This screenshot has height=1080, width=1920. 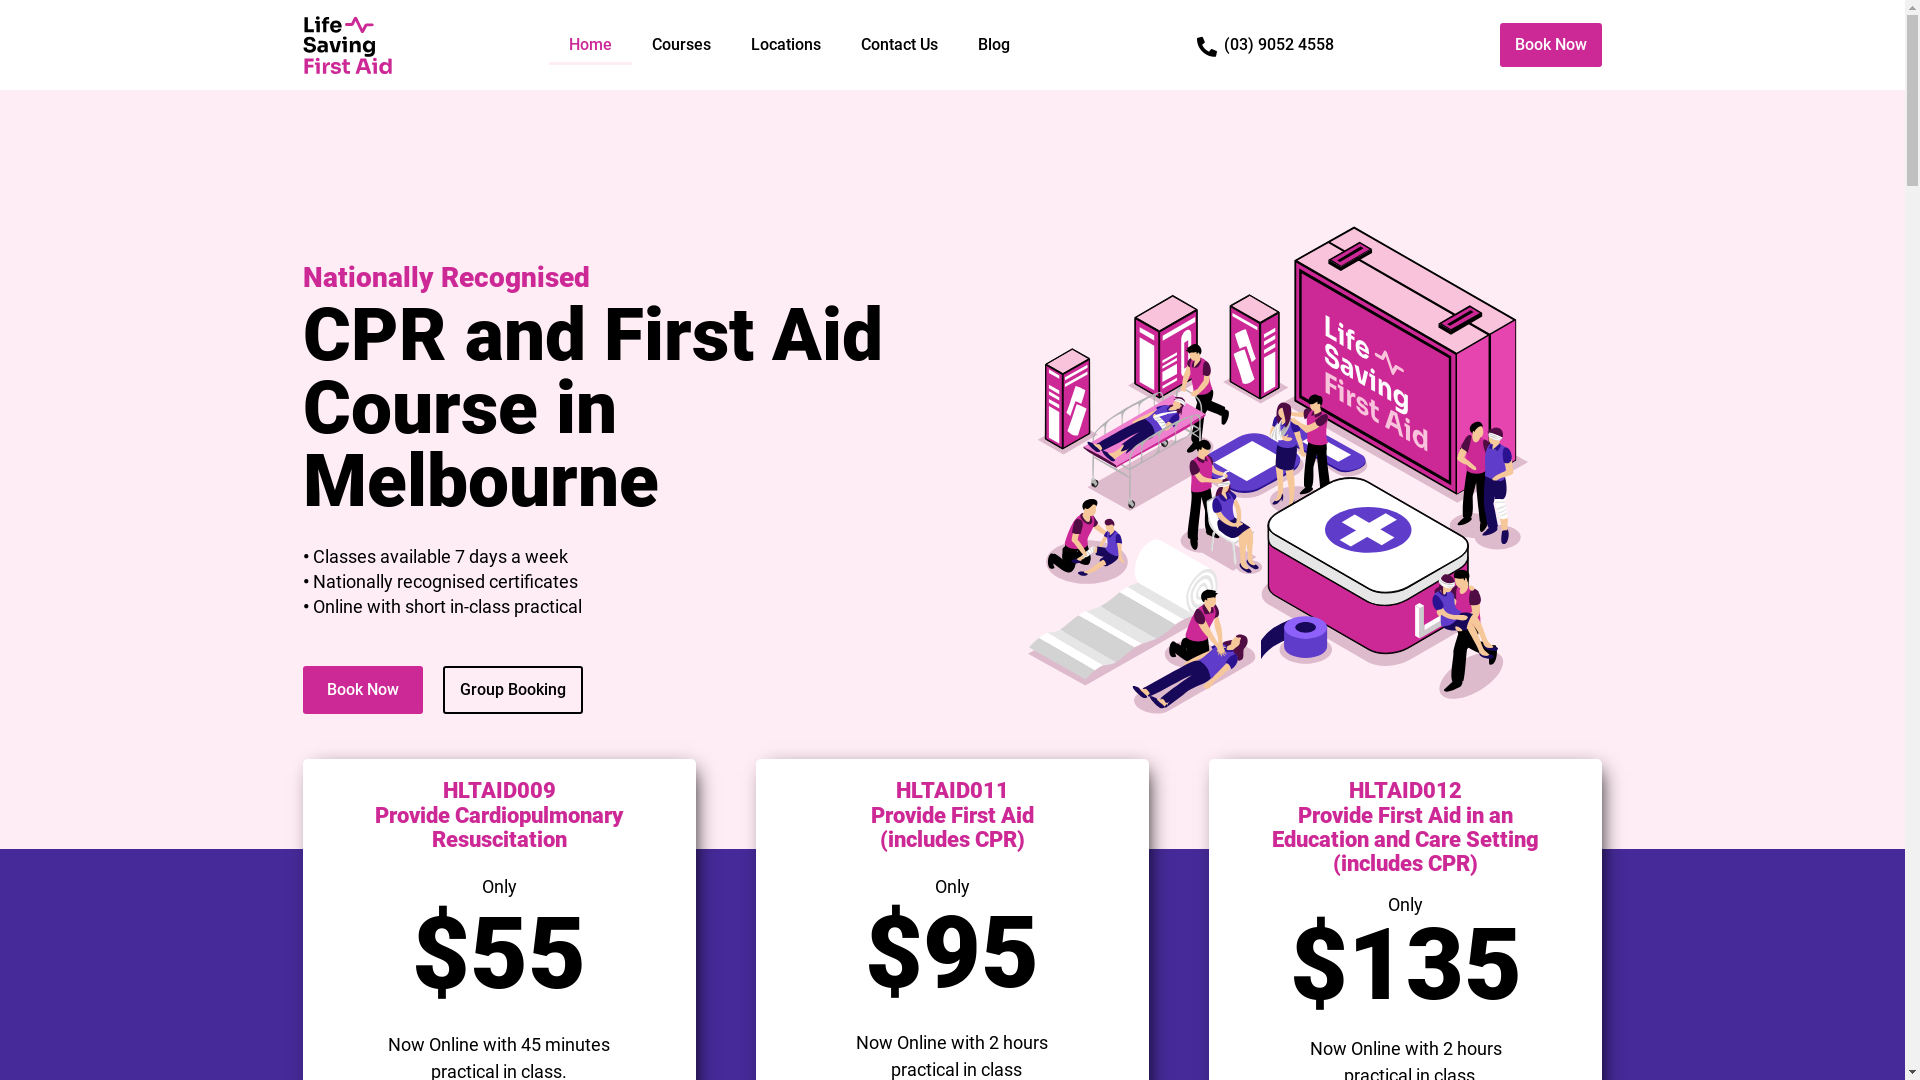 What do you see at coordinates (957, 45) in the screenshot?
I see `'Blog'` at bounding box center [957, 45].